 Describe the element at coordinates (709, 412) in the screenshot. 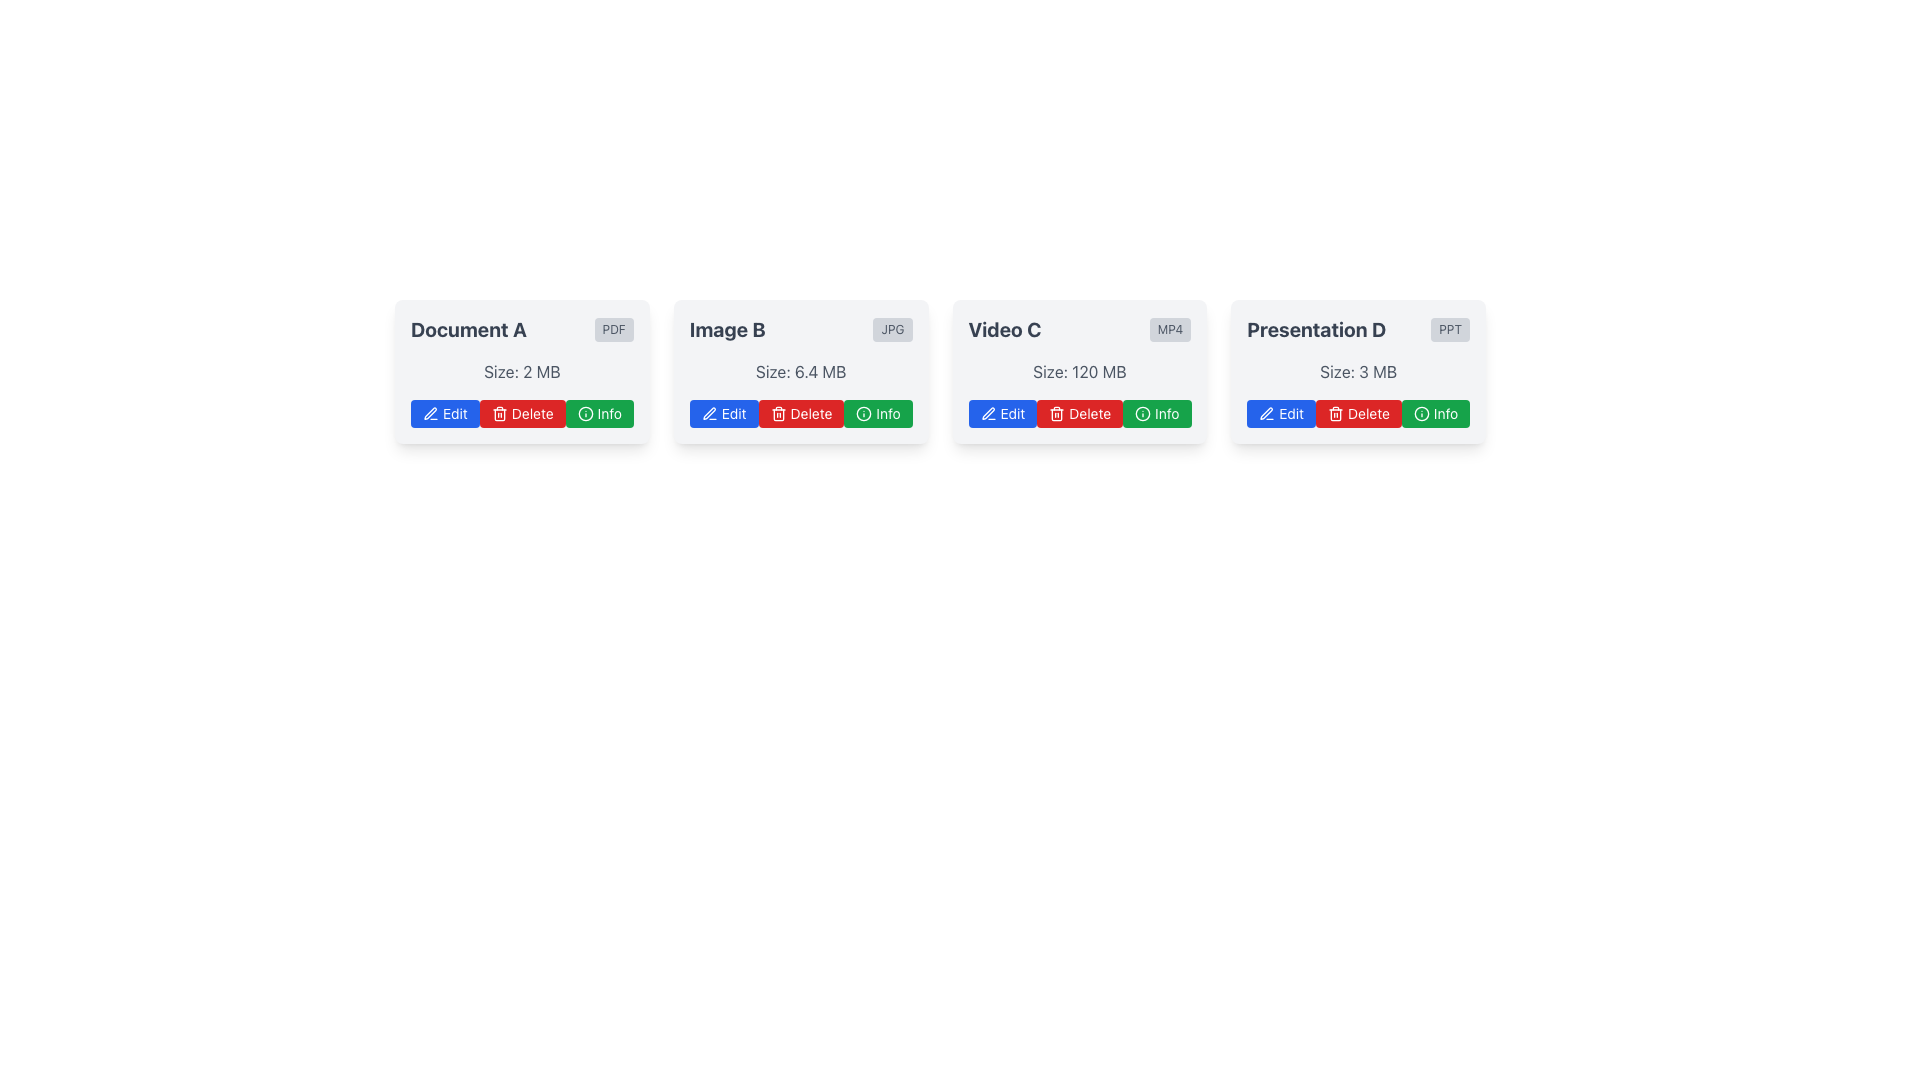

I see `the Icon Button representing the edit functionality, which features a pen icon and is located in the lower section of the card component for 'Image B'` at that location.